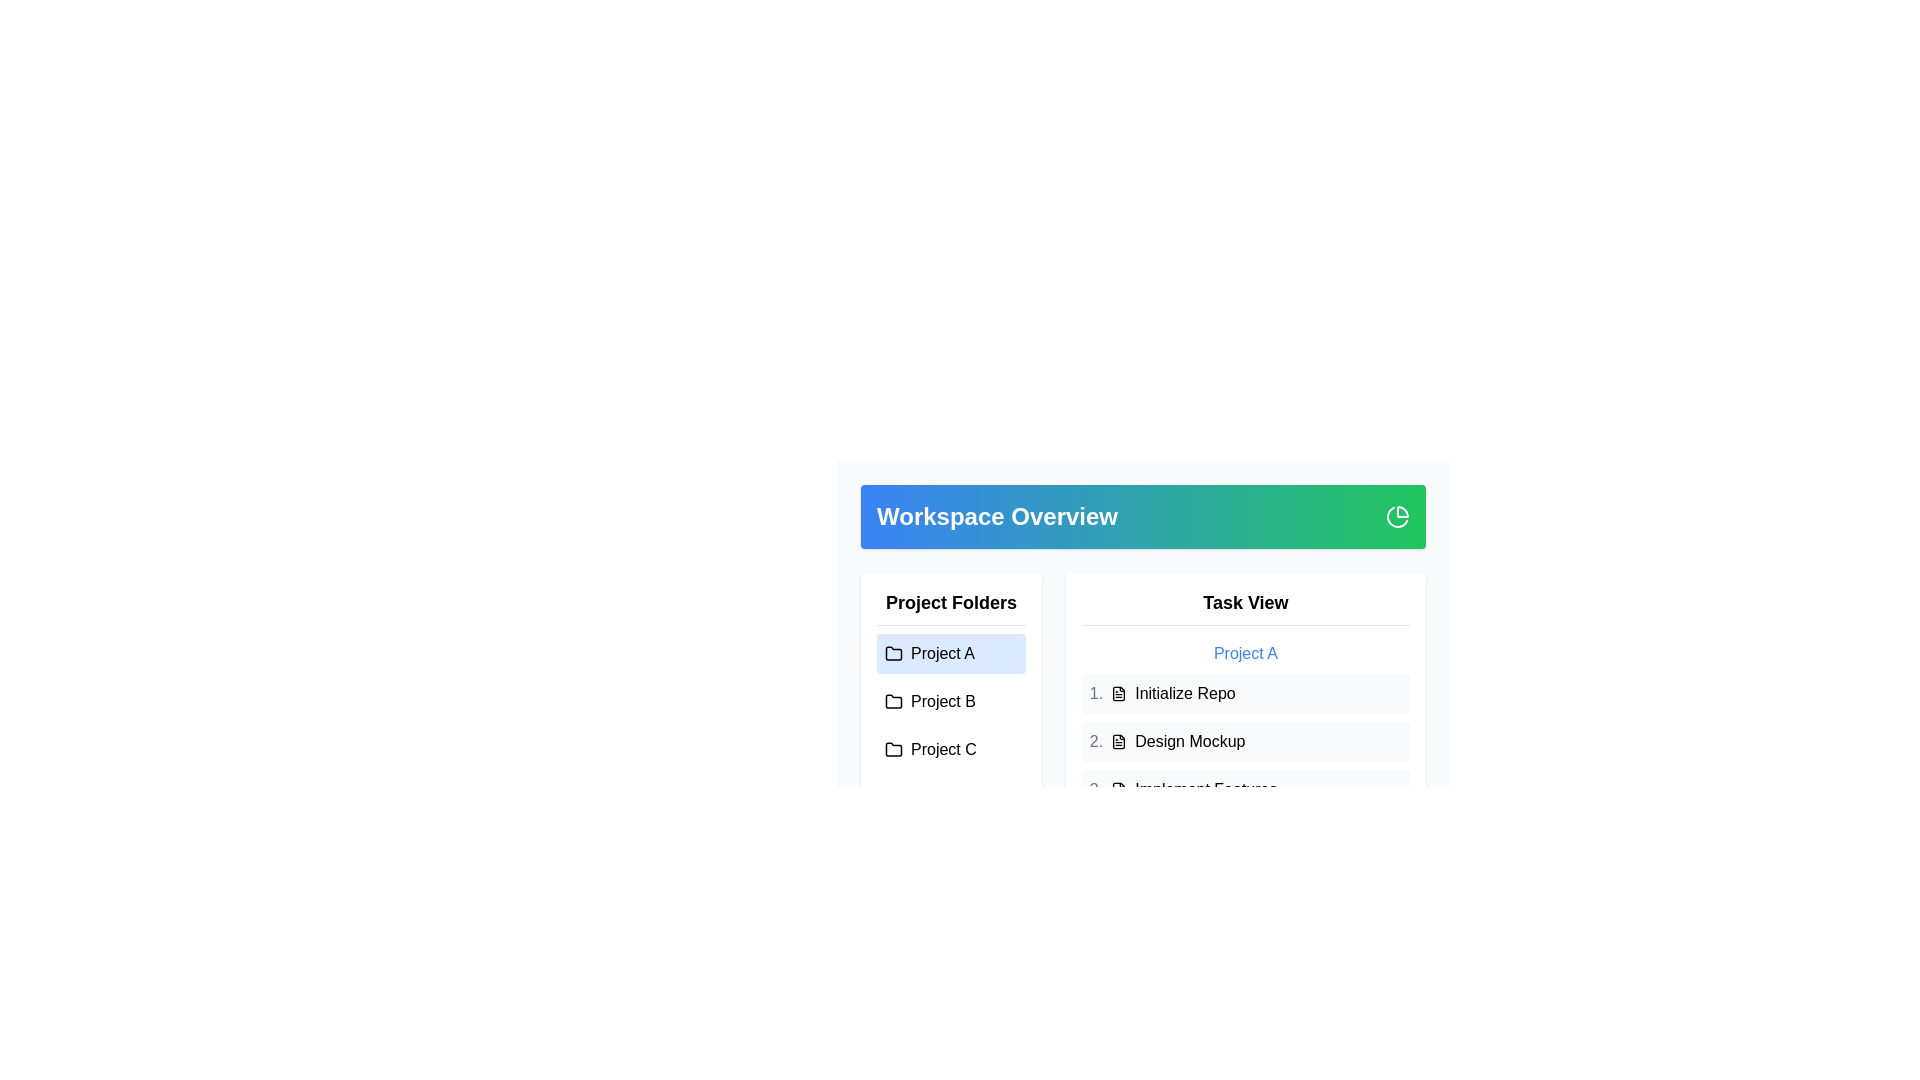 The height and width of the screenshot is (1080, 1920). Describe the element at coordinates (1244, 606) in the screenshot. I see `bold title text labeled 'Task View' located at the top-center of the panel above the 'Project A' text` at that location.